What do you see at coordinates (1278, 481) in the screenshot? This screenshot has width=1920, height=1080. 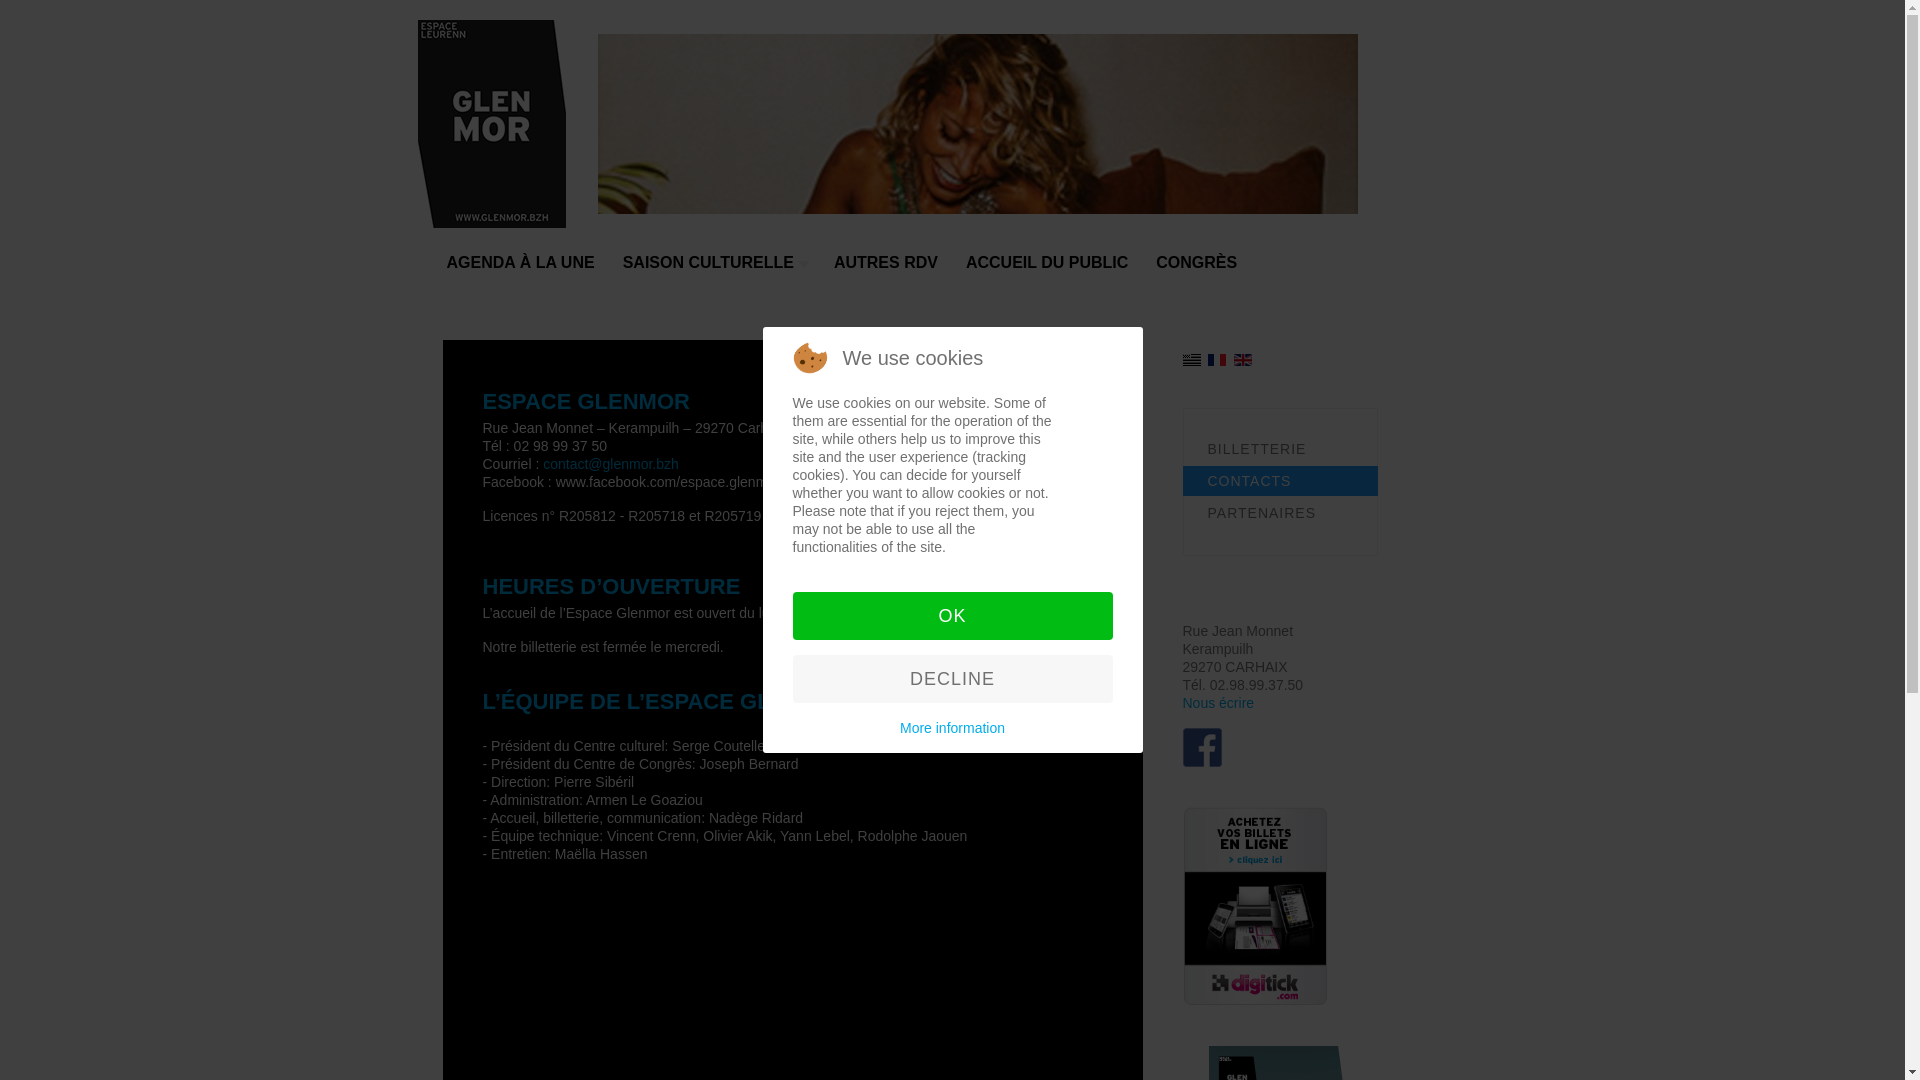 I see `'CONTACTS'` at bounding box center [1278, 481].